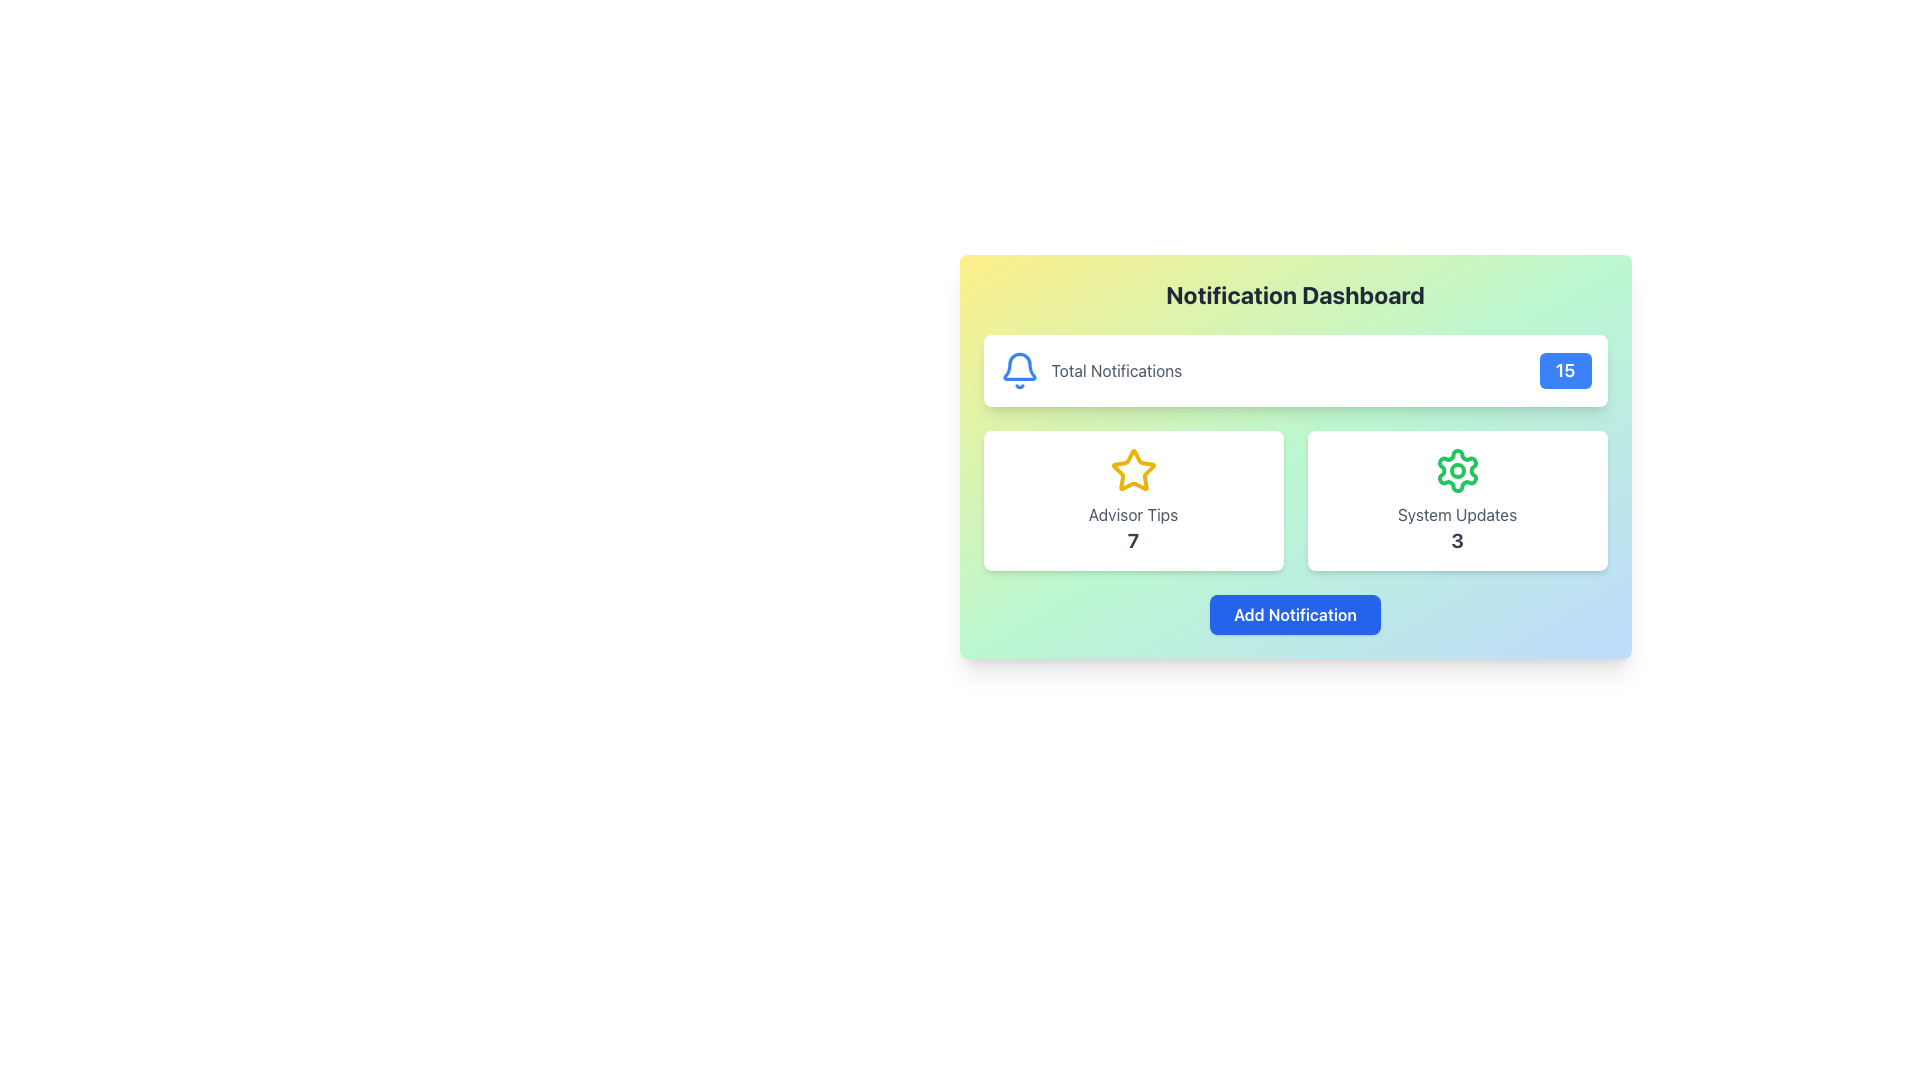  I want to click on the 'Advisor Tips' text label, which is a smaller, gray-colored font located within a white card below a yellow star icon, so click(1133, 514).